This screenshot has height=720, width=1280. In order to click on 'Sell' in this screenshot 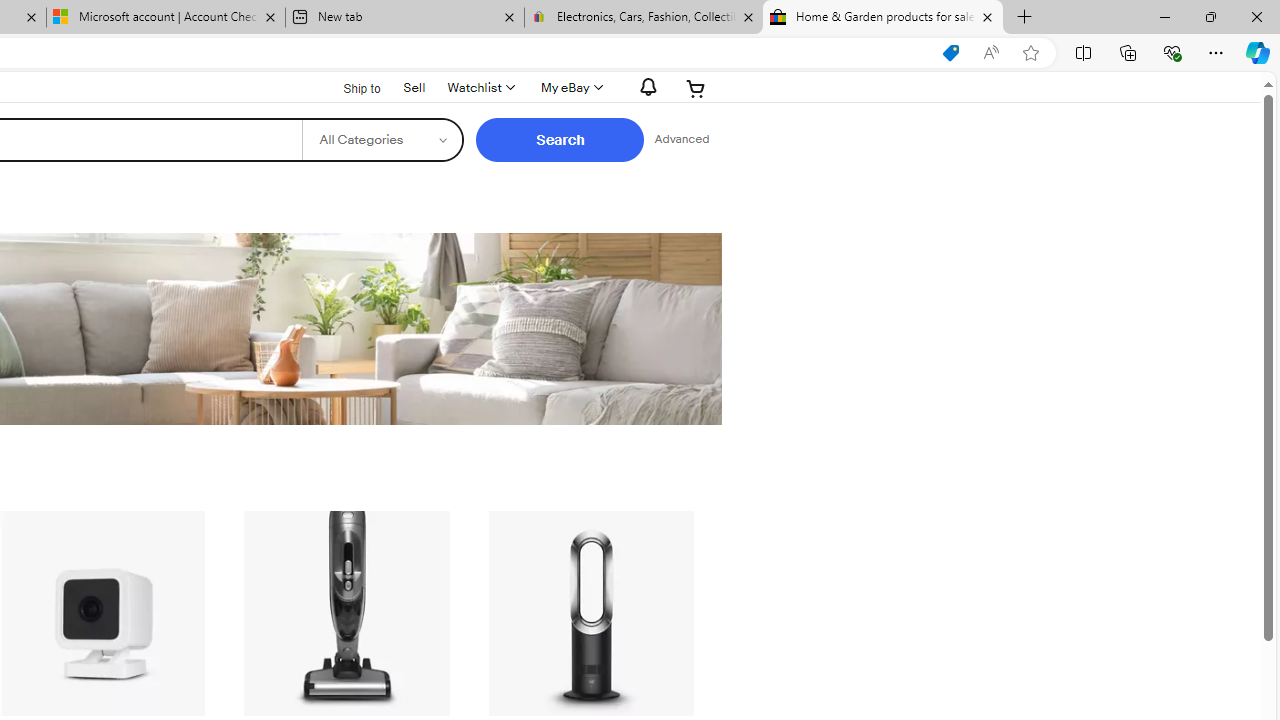, I will do `click(413, 86)`.